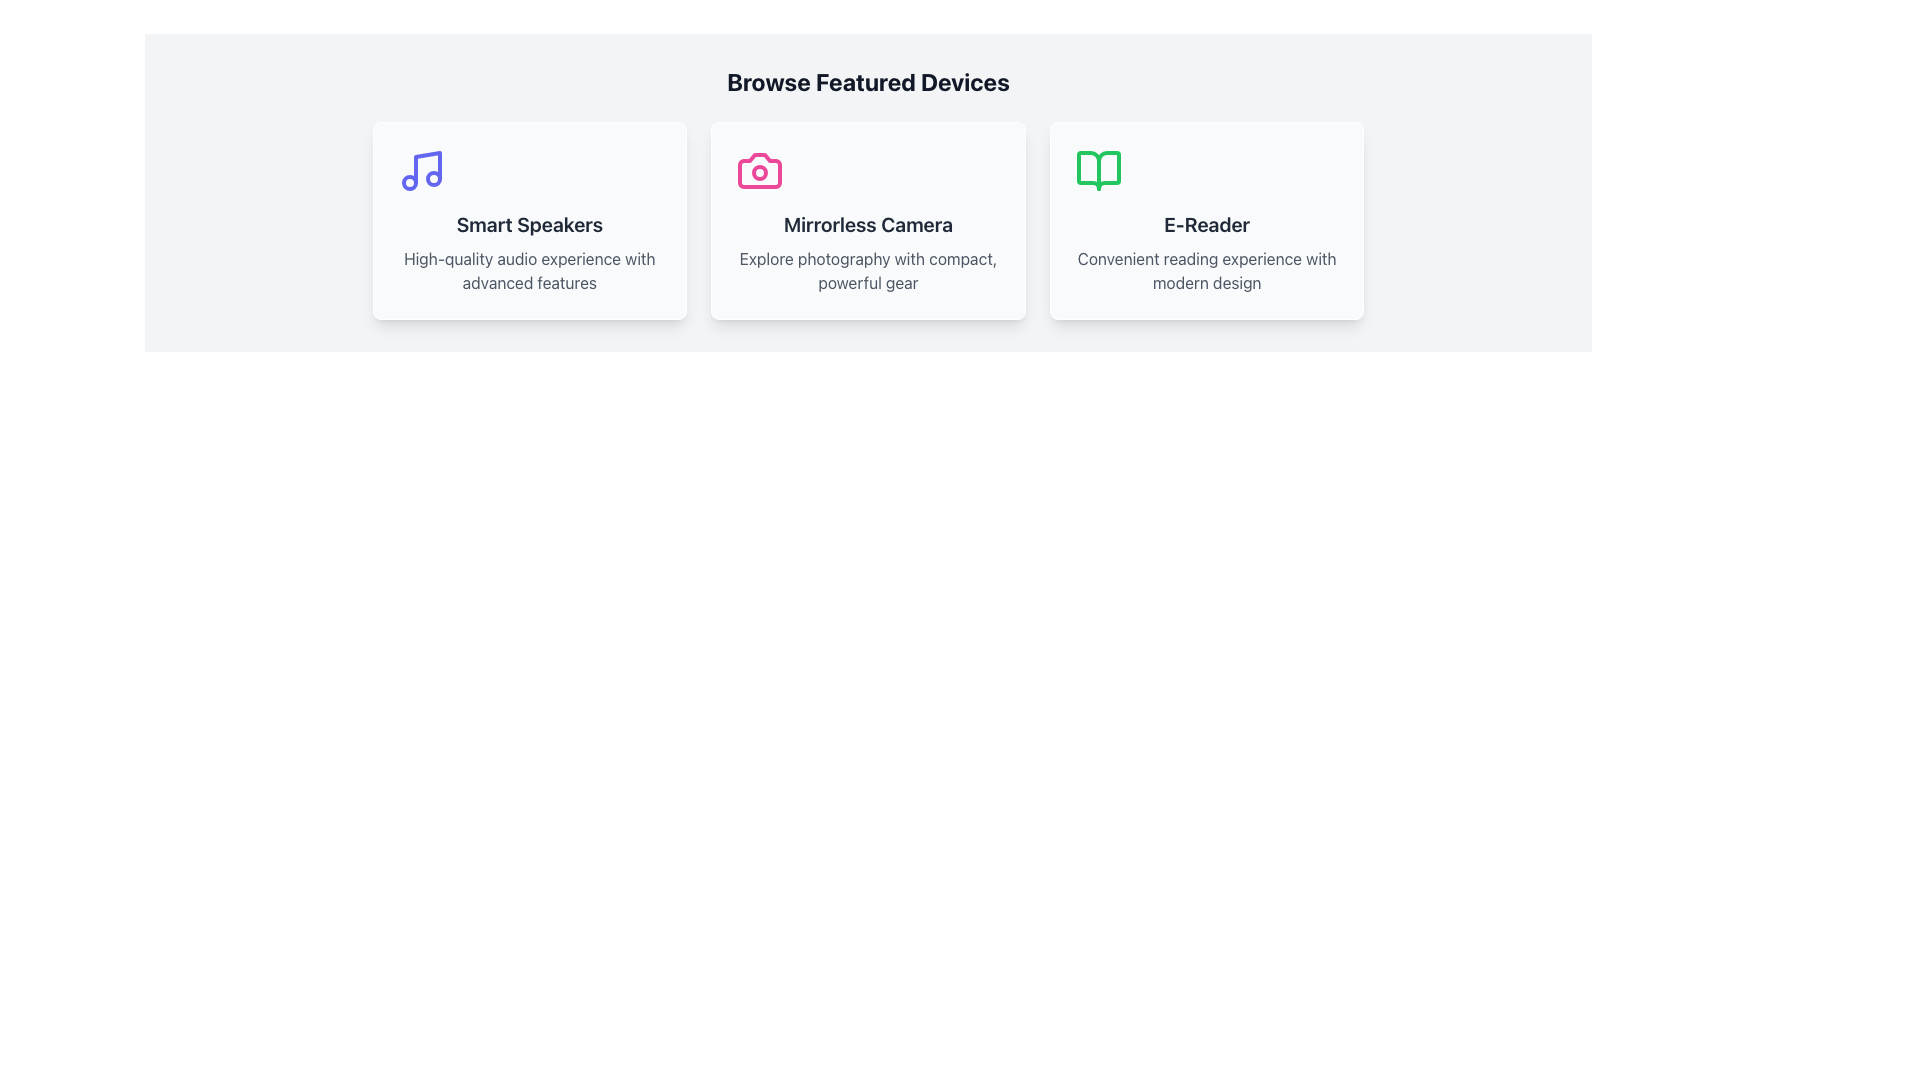 The image size is (1920, 1080). Describe the element at coordinates (759, 169) in the screenshot. I see `the mirrorless cameras icon located in the upper visual element of the middle card within the 'Browse Featured Devices' section` at that location.